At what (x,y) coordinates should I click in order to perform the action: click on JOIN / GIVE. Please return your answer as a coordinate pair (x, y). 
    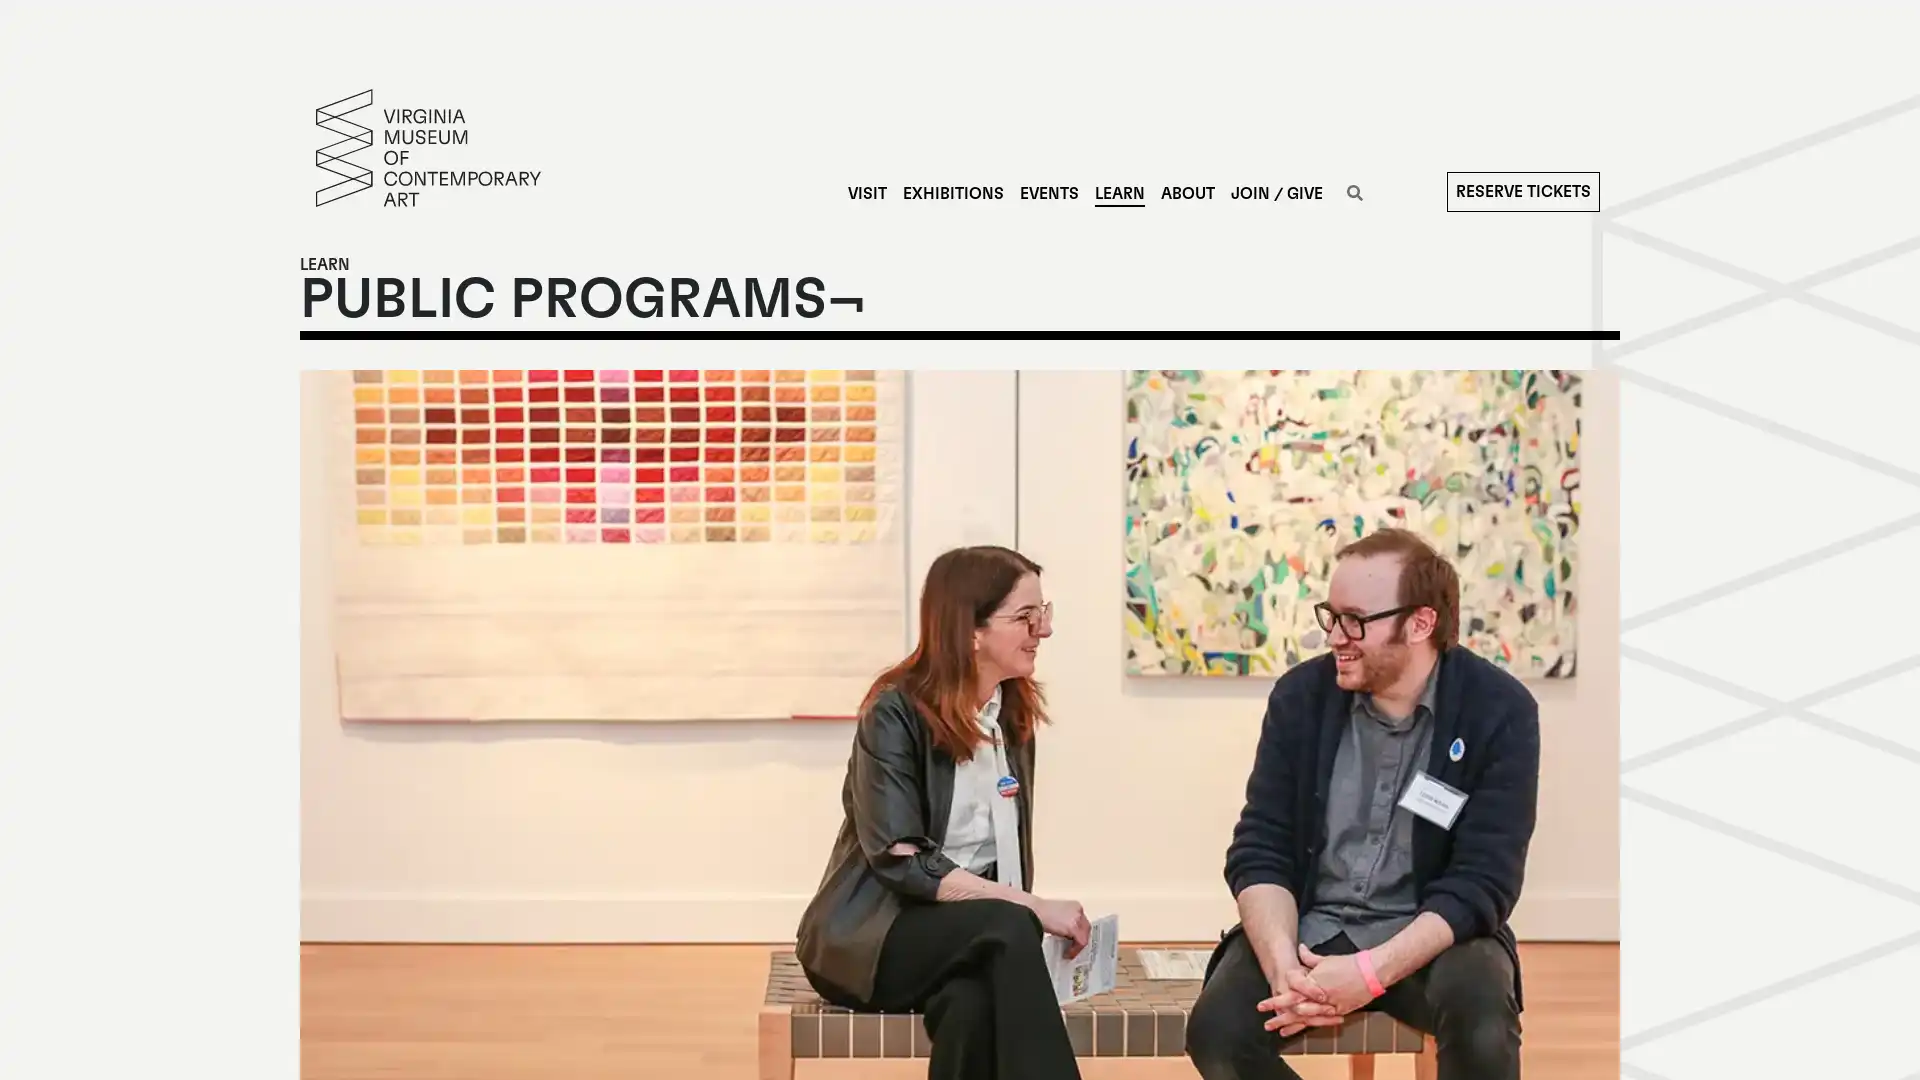
    Looking at the image, I should click on (1275, 193).